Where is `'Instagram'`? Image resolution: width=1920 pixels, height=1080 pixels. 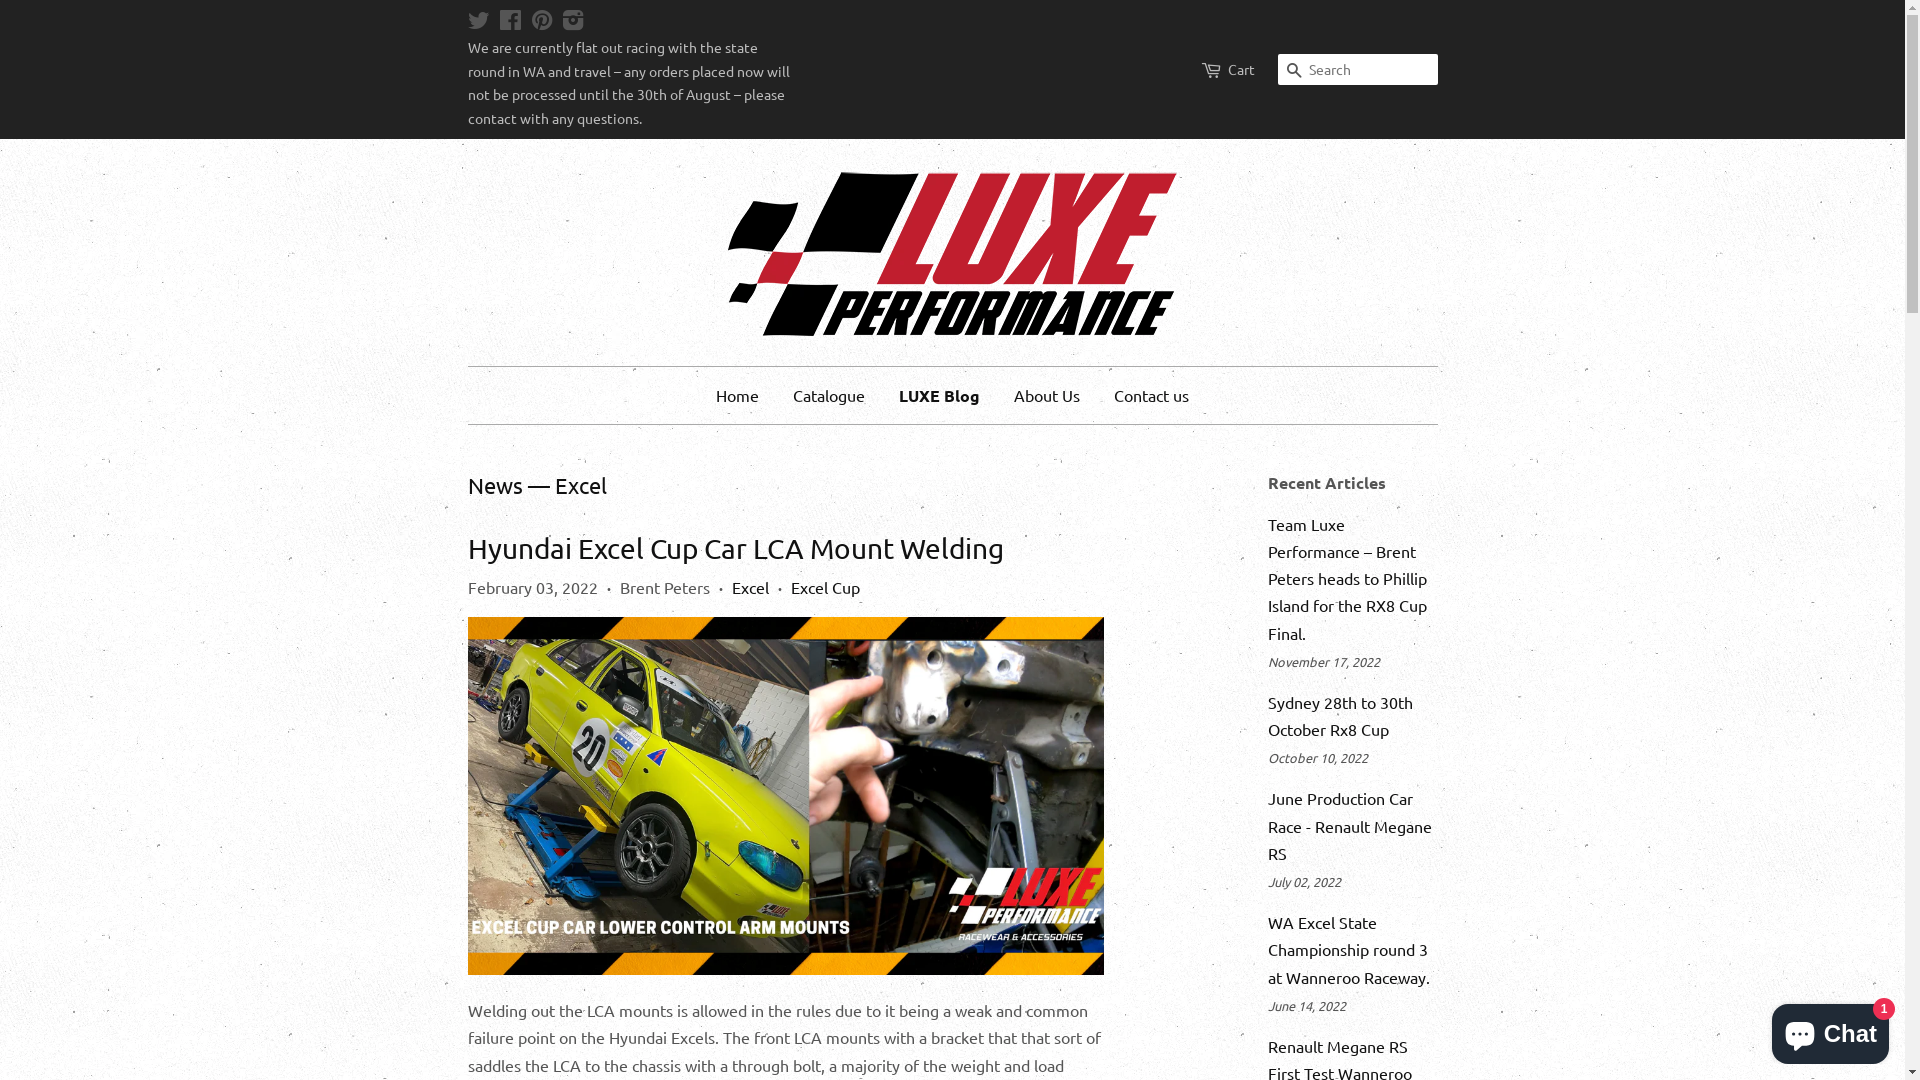
'Instagram' is located at coordinates (571, 23).